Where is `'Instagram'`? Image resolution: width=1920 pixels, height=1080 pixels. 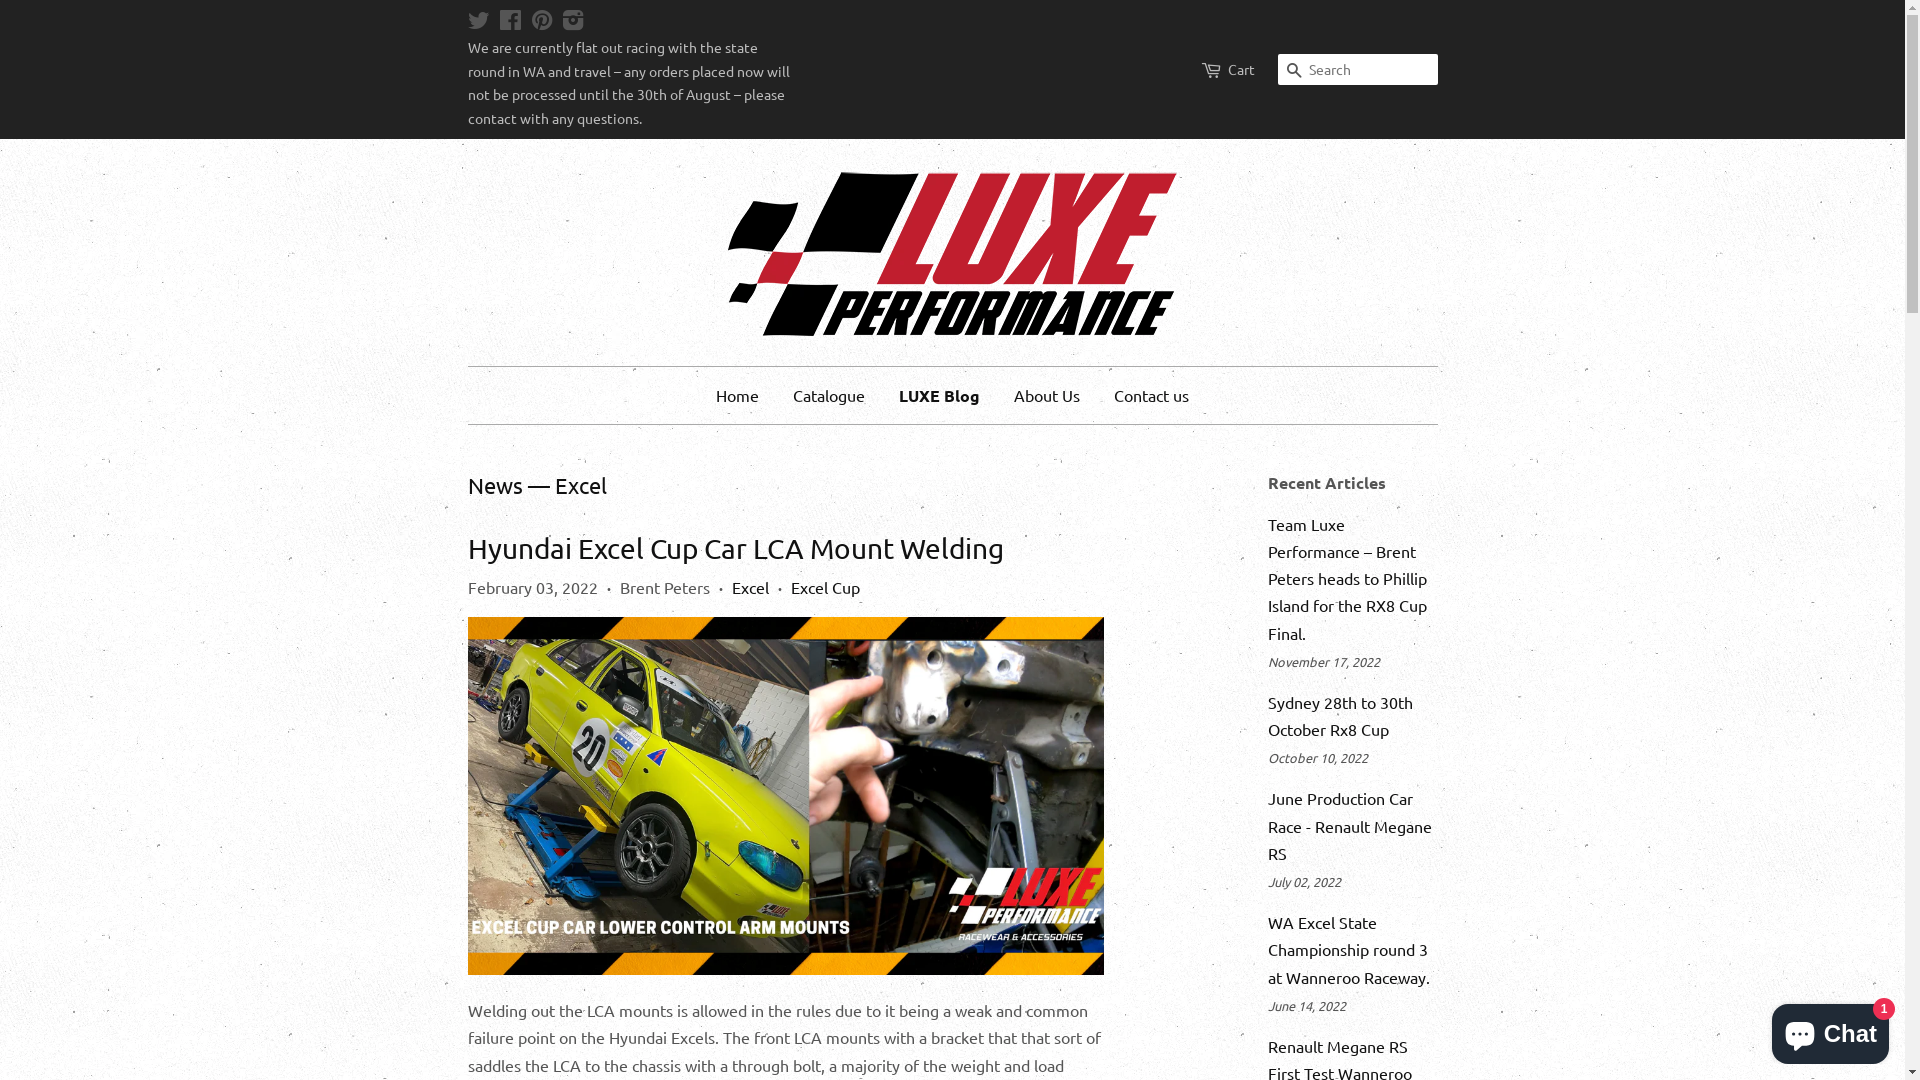
'Instagram' is located at coordinates (571, 23).